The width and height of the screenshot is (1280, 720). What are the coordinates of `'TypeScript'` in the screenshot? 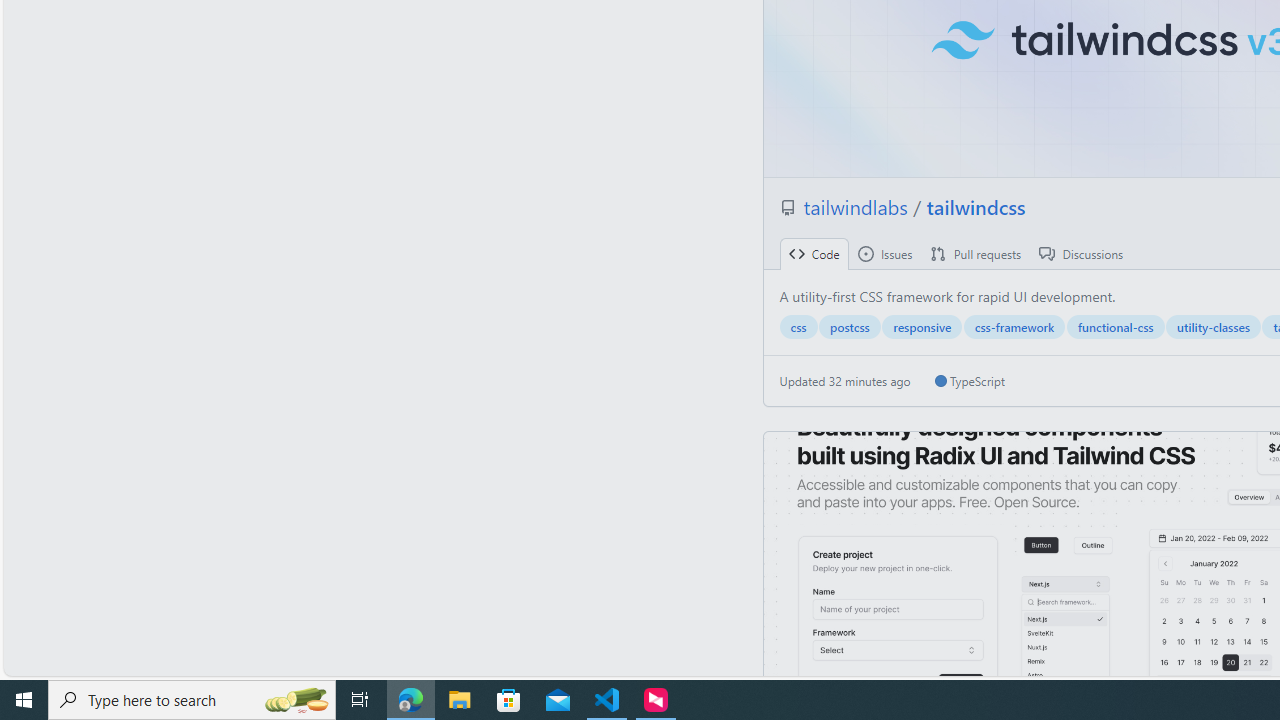 It's located at (969, 381).